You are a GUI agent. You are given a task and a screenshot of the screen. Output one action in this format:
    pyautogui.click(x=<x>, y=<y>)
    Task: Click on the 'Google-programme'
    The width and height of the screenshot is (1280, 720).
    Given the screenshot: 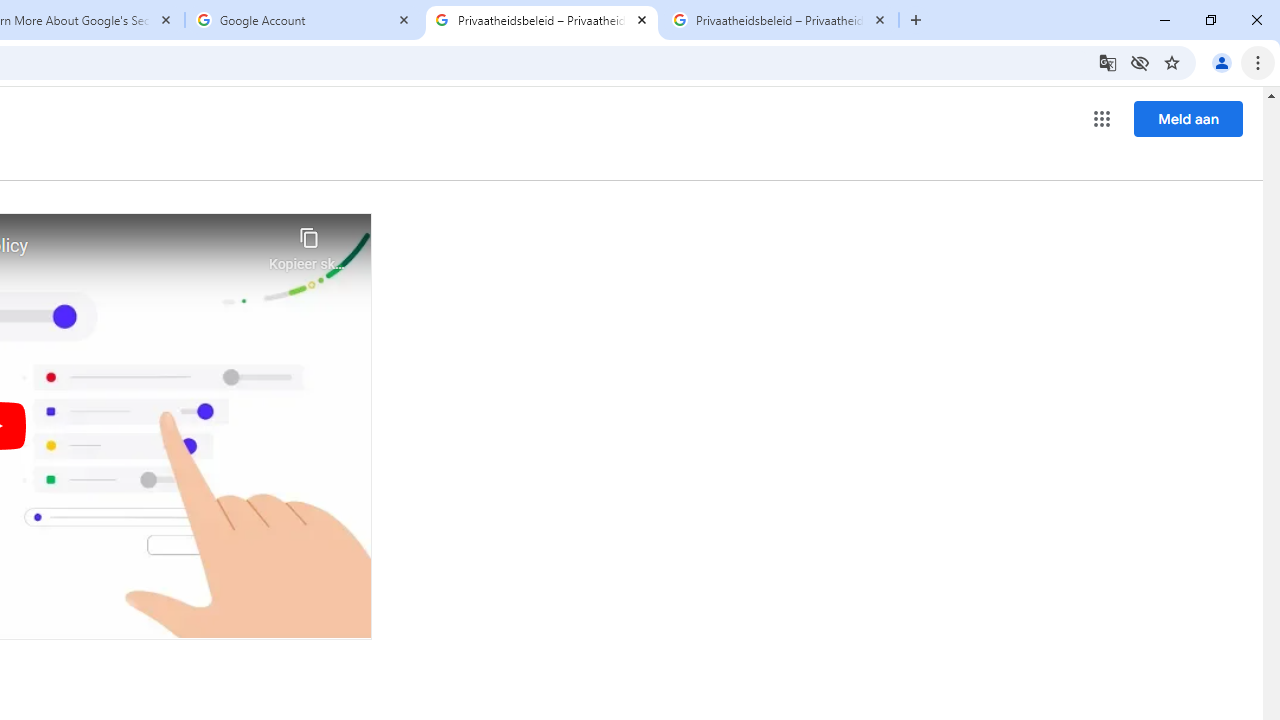 What is the action you would take?
    pyautogui.click(x=1101, y=119)
    